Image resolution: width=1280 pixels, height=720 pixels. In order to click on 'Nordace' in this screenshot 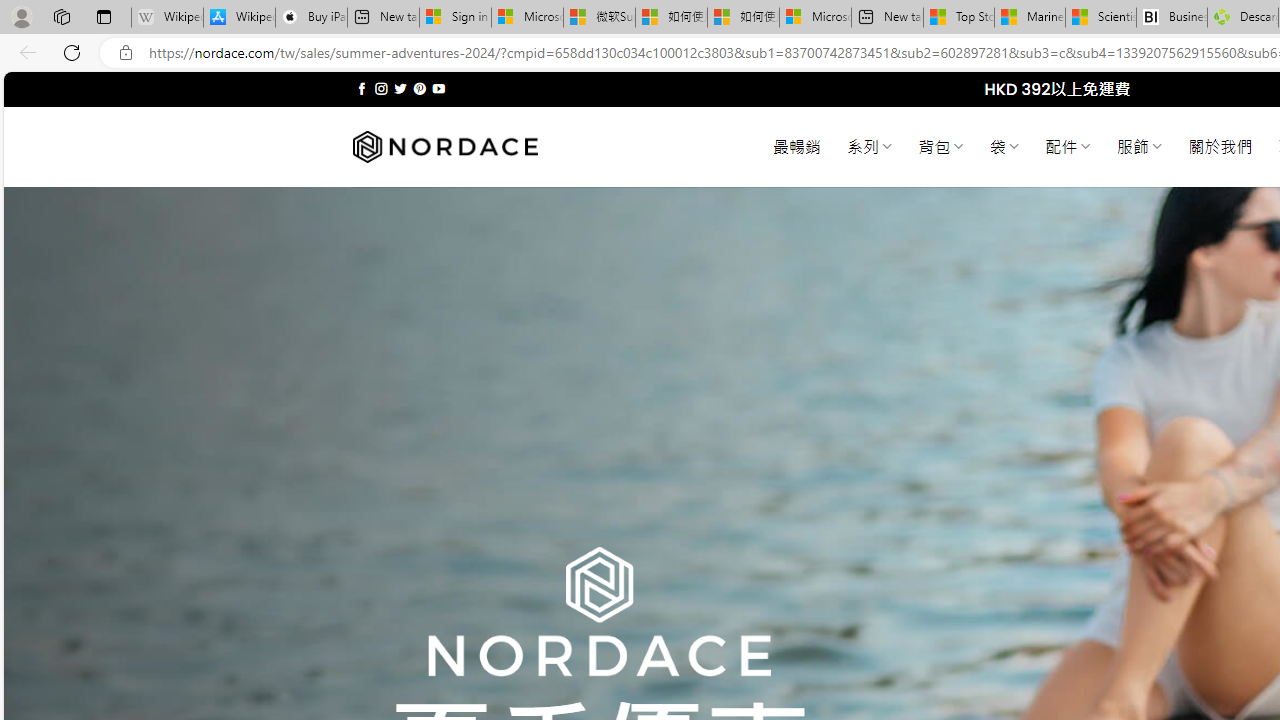, I will do `click(443, 146)`.